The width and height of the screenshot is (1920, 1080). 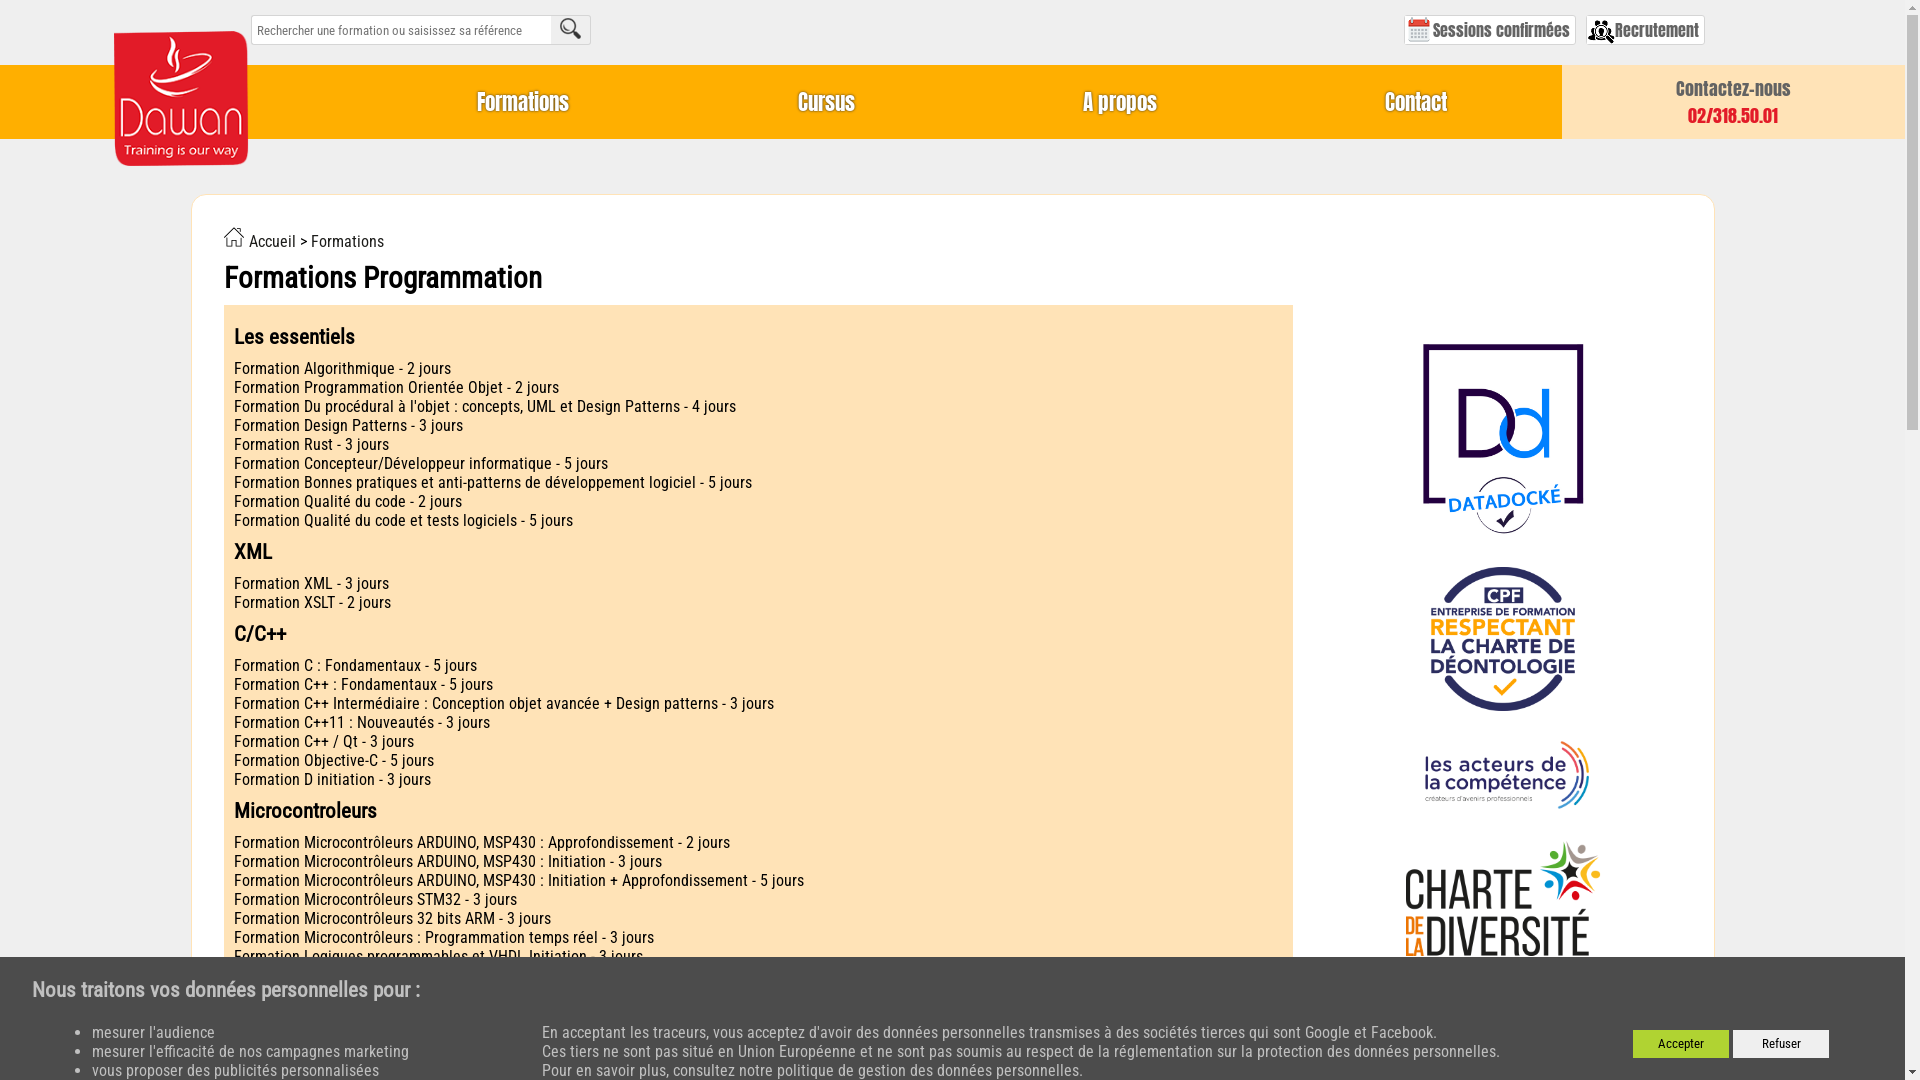 What do you see at coordinates (776, 101) in the screenshot?
I see `'Cursus'` at bounding box center [776, 101].